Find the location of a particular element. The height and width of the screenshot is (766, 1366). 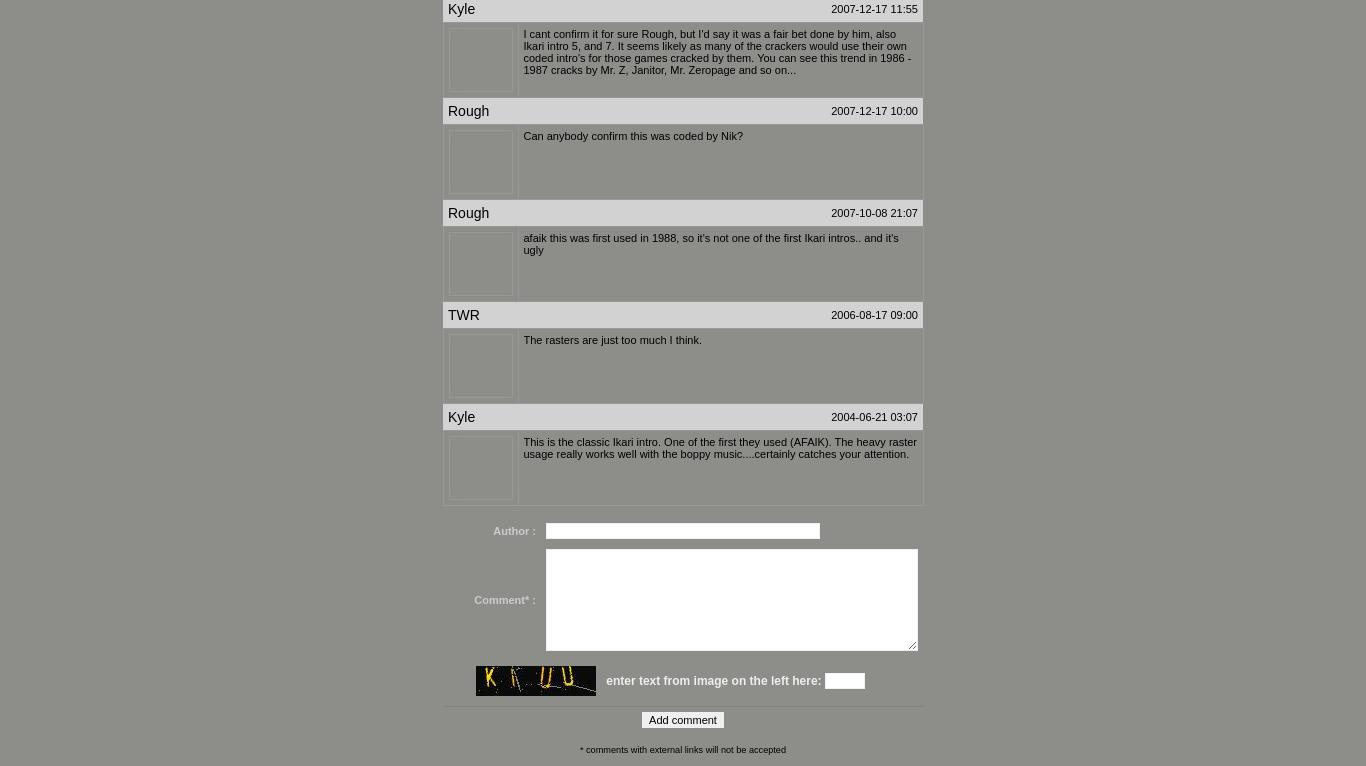

'TWR' is located at coordinates (463, 313).